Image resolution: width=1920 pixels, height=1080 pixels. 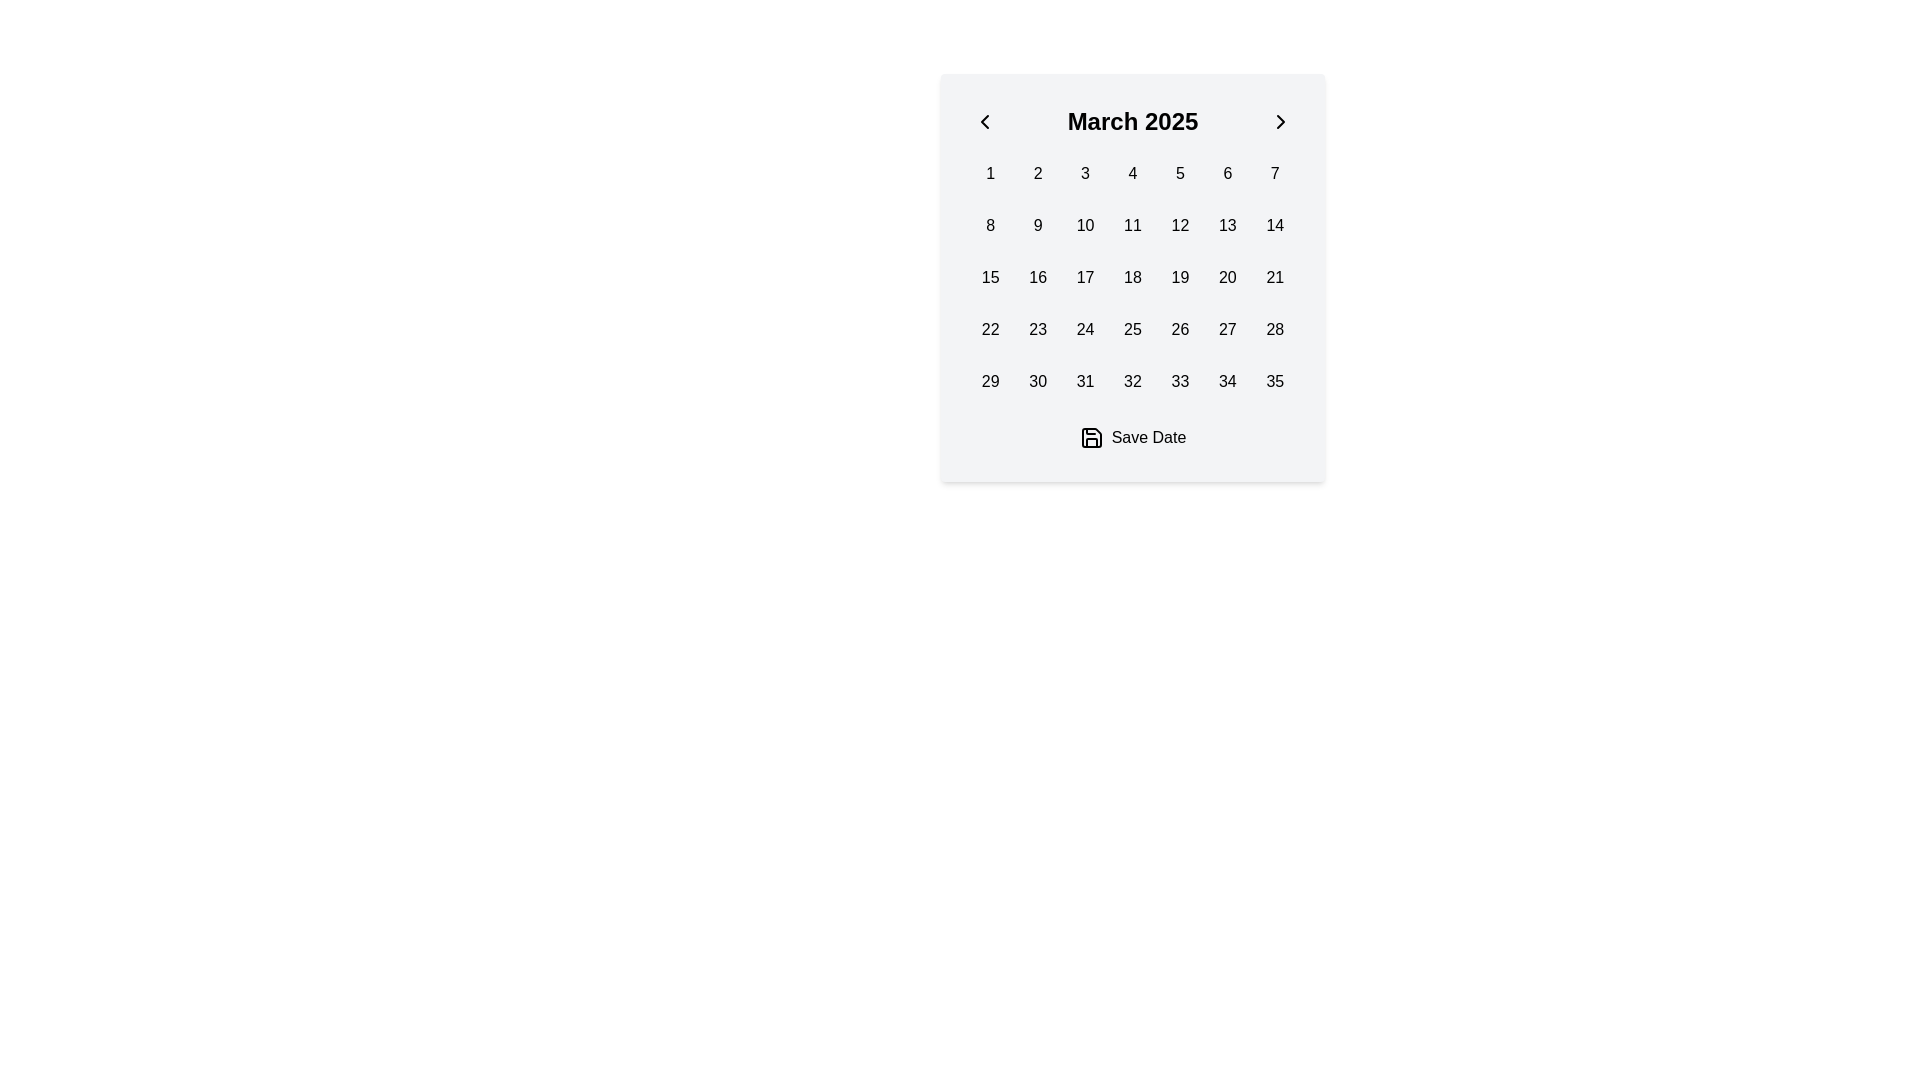 I want to click on the upper portion of the save icon, which is part of the decorative icon representing the save functionality, located near the 'Save Date' label, so click(x=1090, y=437).